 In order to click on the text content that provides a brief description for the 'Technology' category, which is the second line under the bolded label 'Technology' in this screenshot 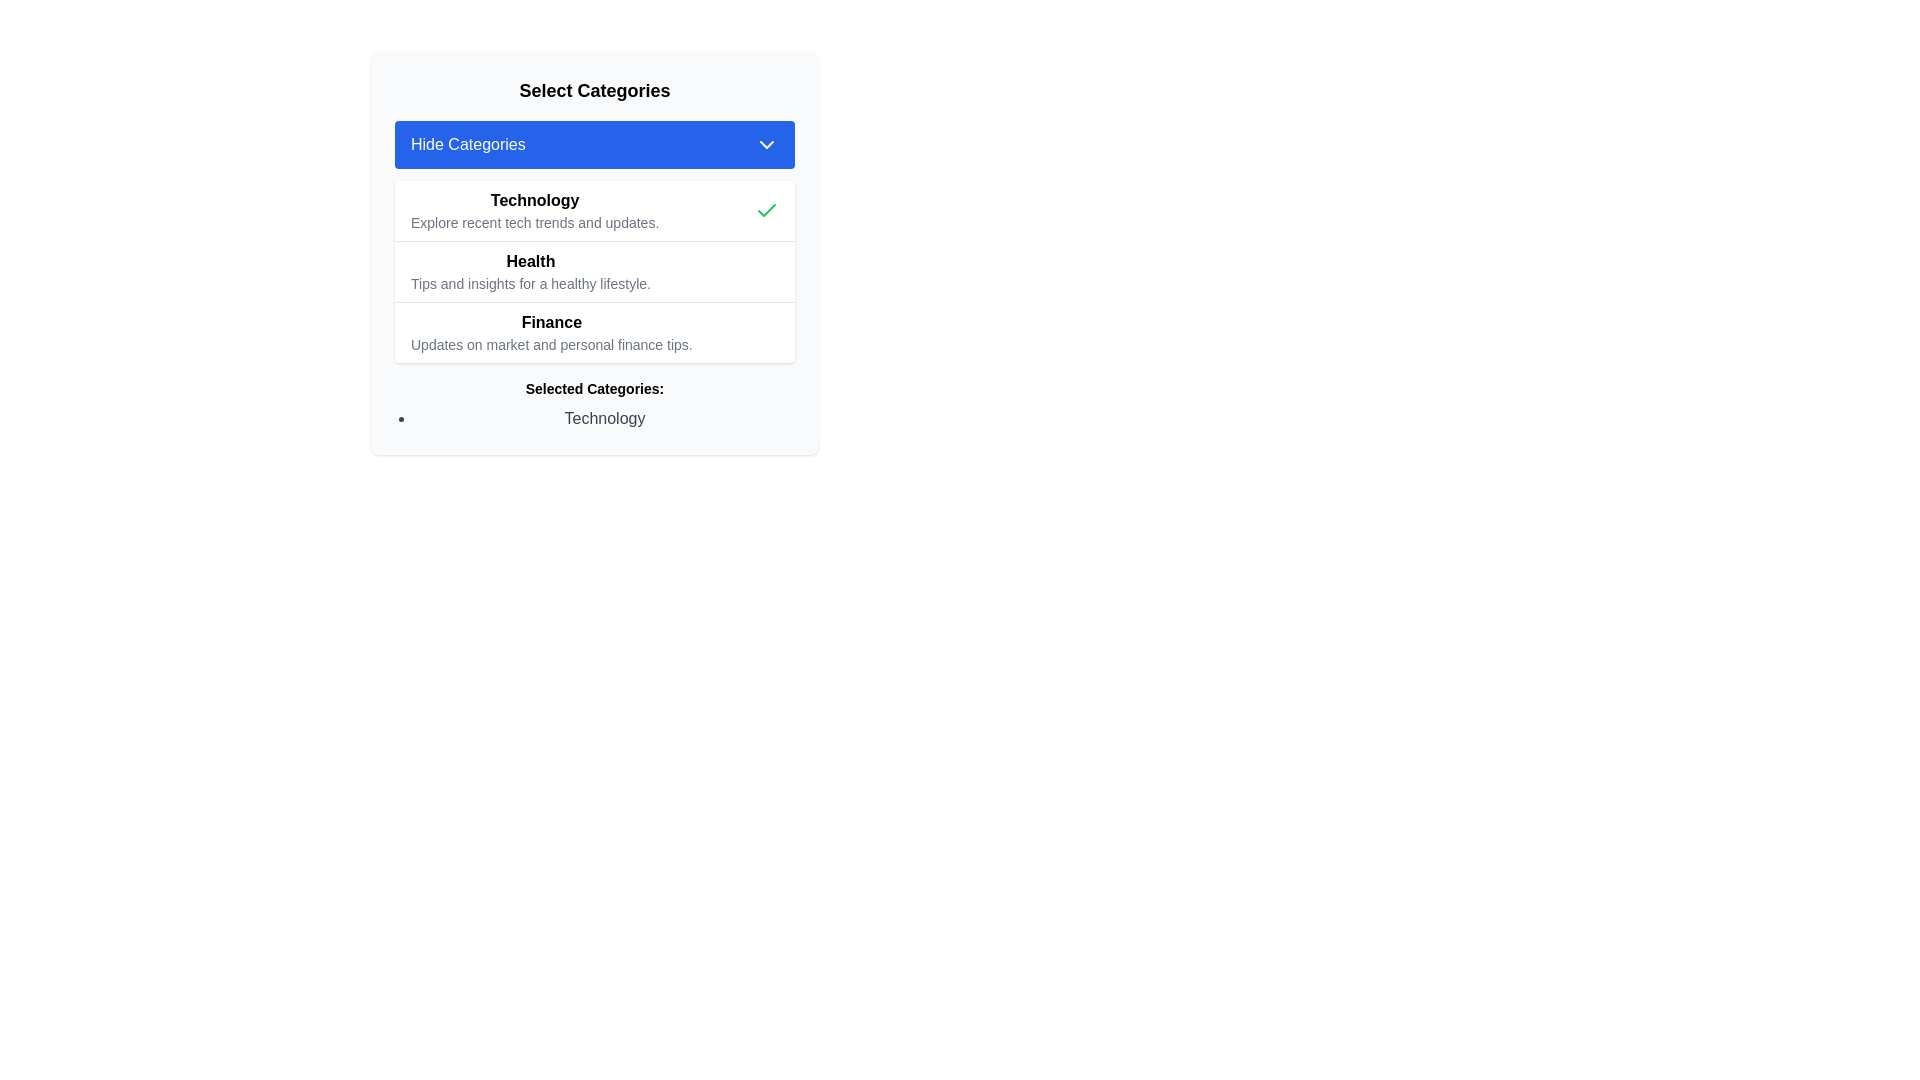, I will do `click(535, 223)`.